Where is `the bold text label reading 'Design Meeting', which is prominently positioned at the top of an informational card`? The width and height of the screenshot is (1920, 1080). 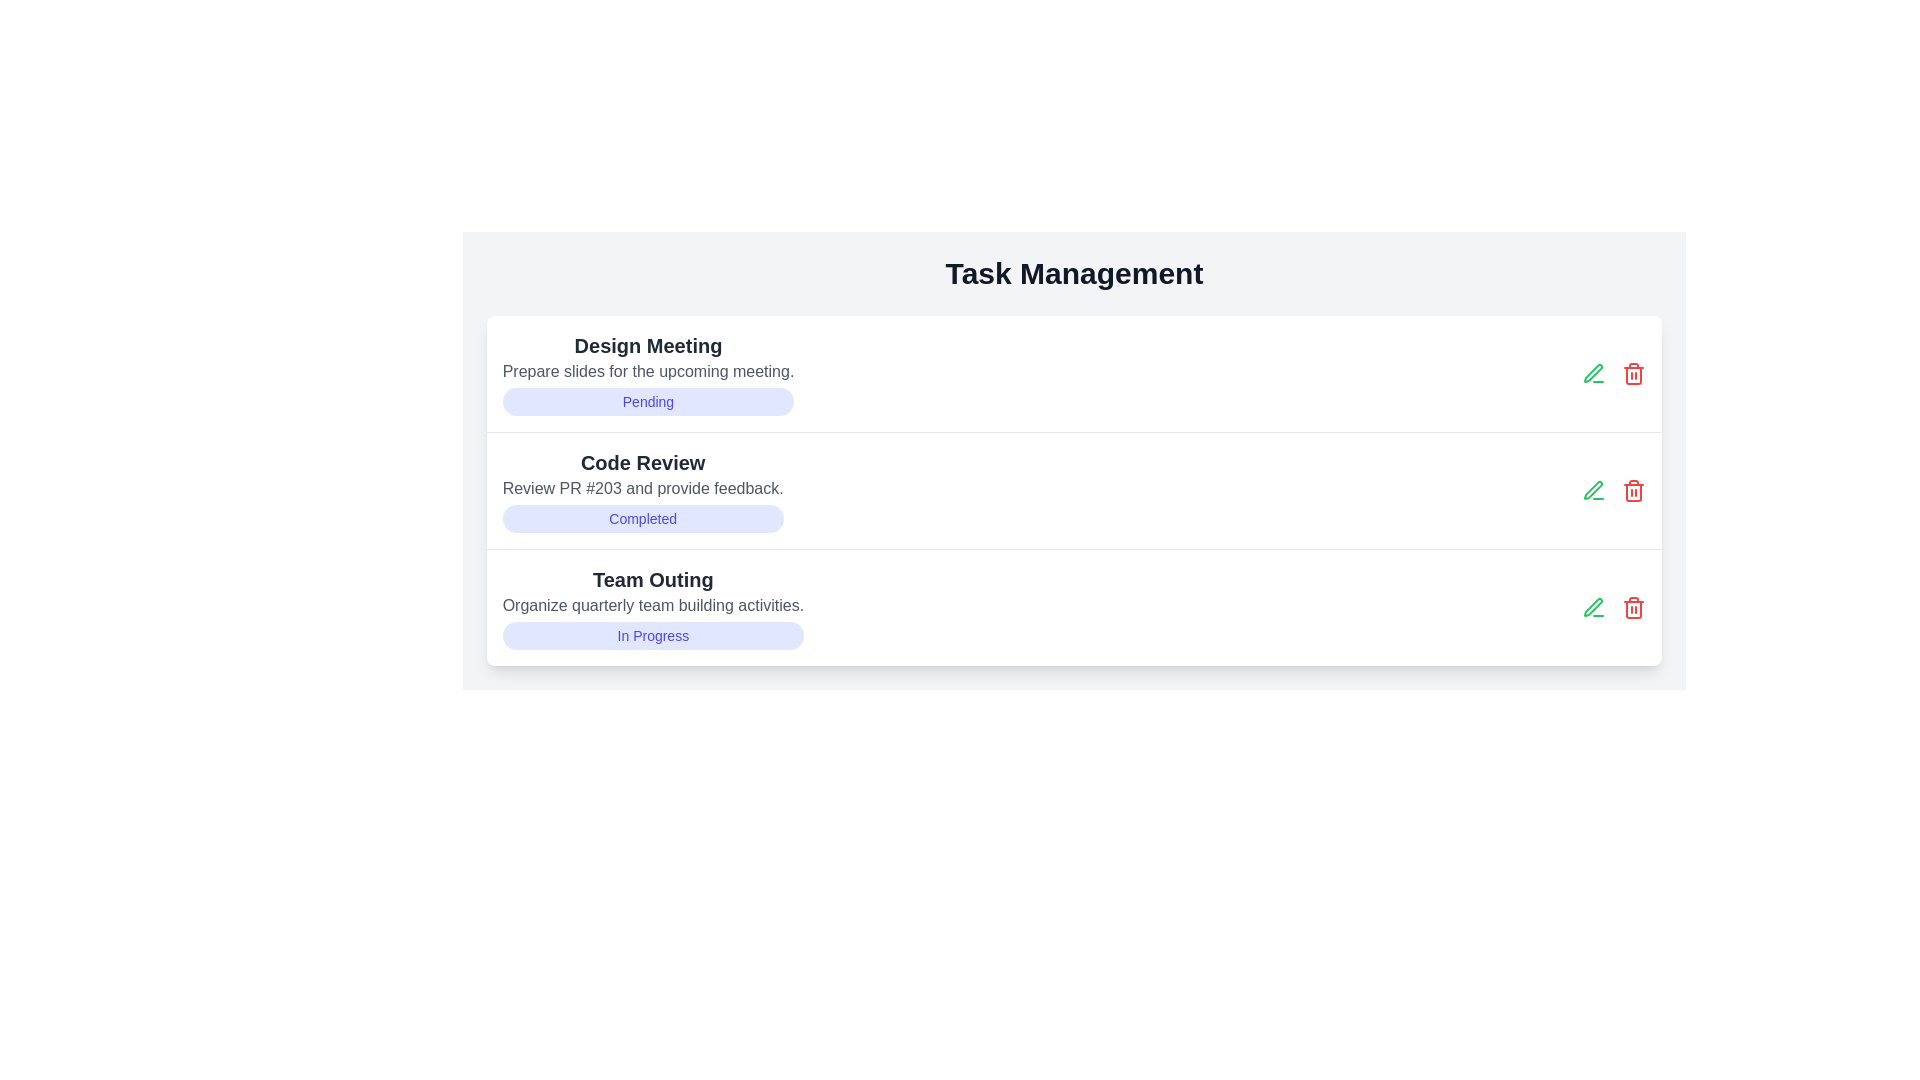
the bold text label reading 'Design Meeting', which is prominently positioned at the top of an informational card is located at coordinates (648, 345).